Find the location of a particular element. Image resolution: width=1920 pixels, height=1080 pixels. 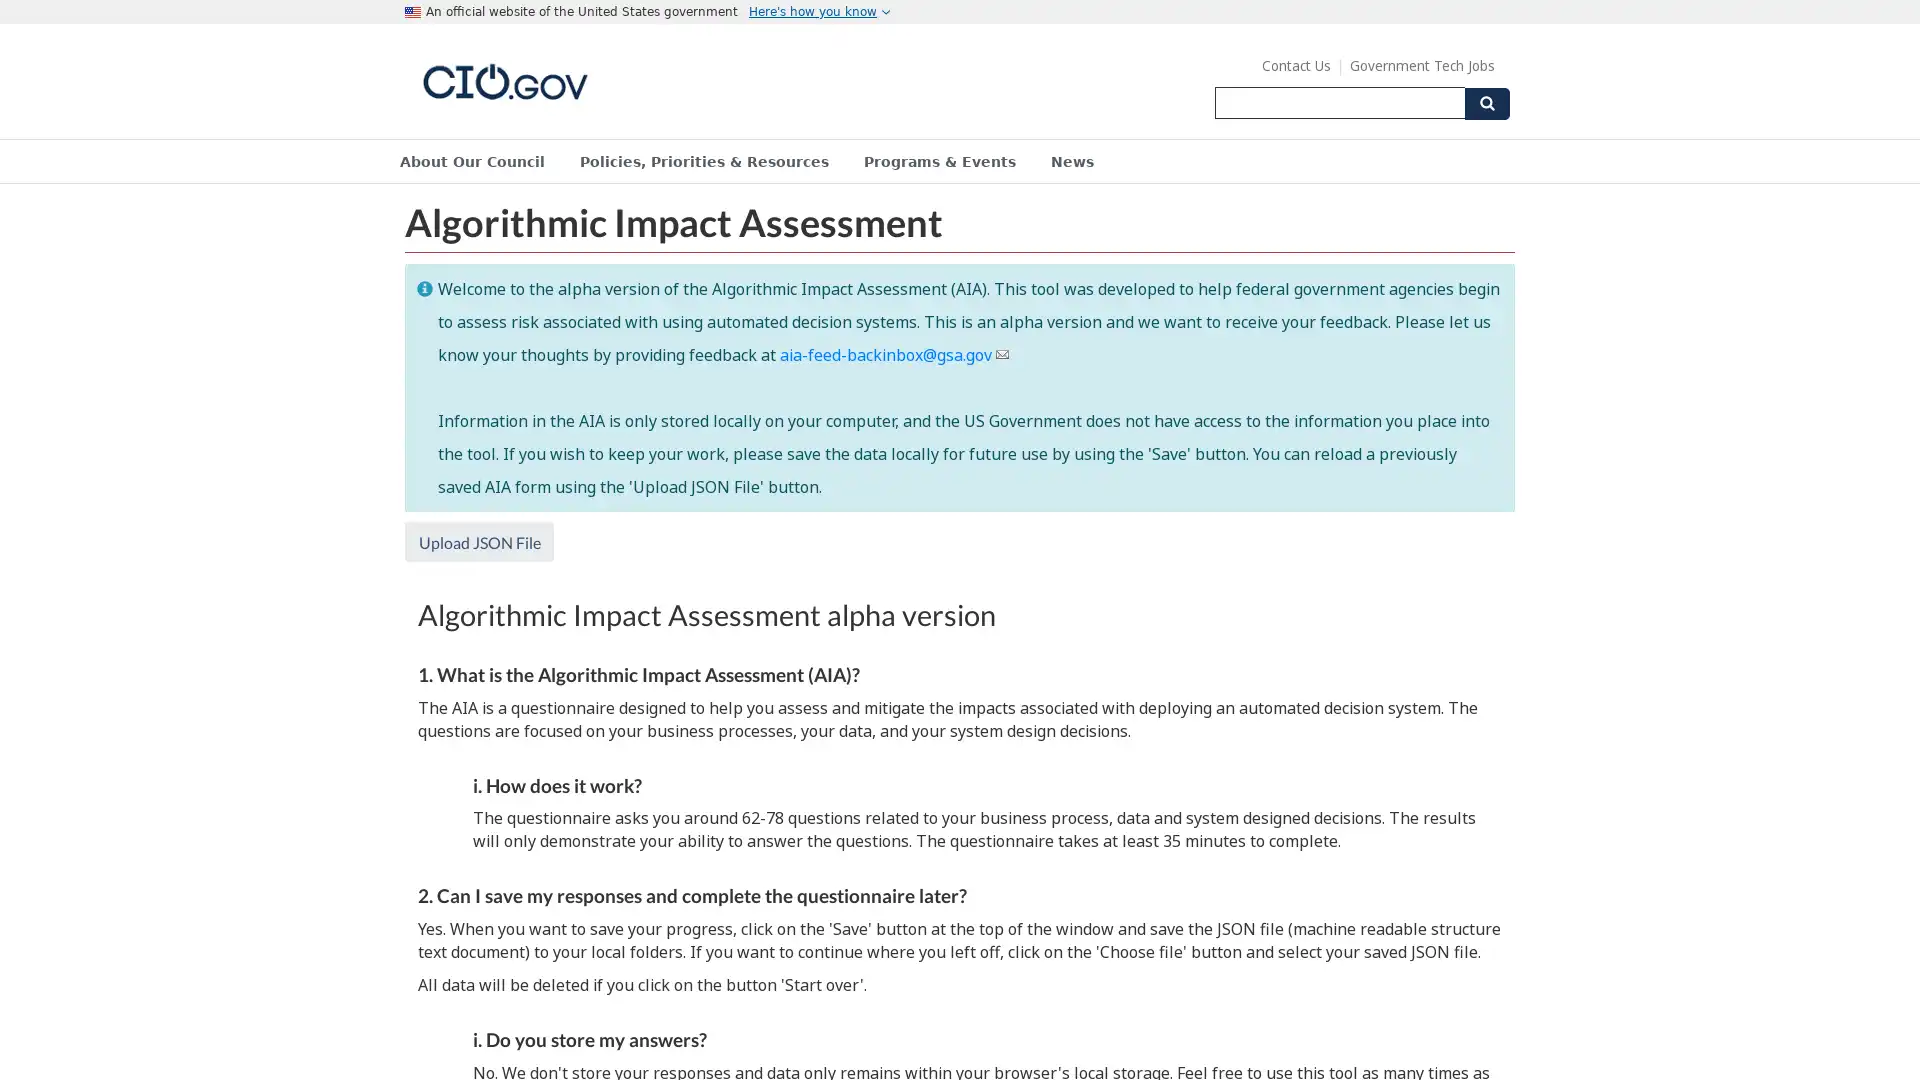

Open An official website of the United States government Banner is located at coordinates (819, 11).